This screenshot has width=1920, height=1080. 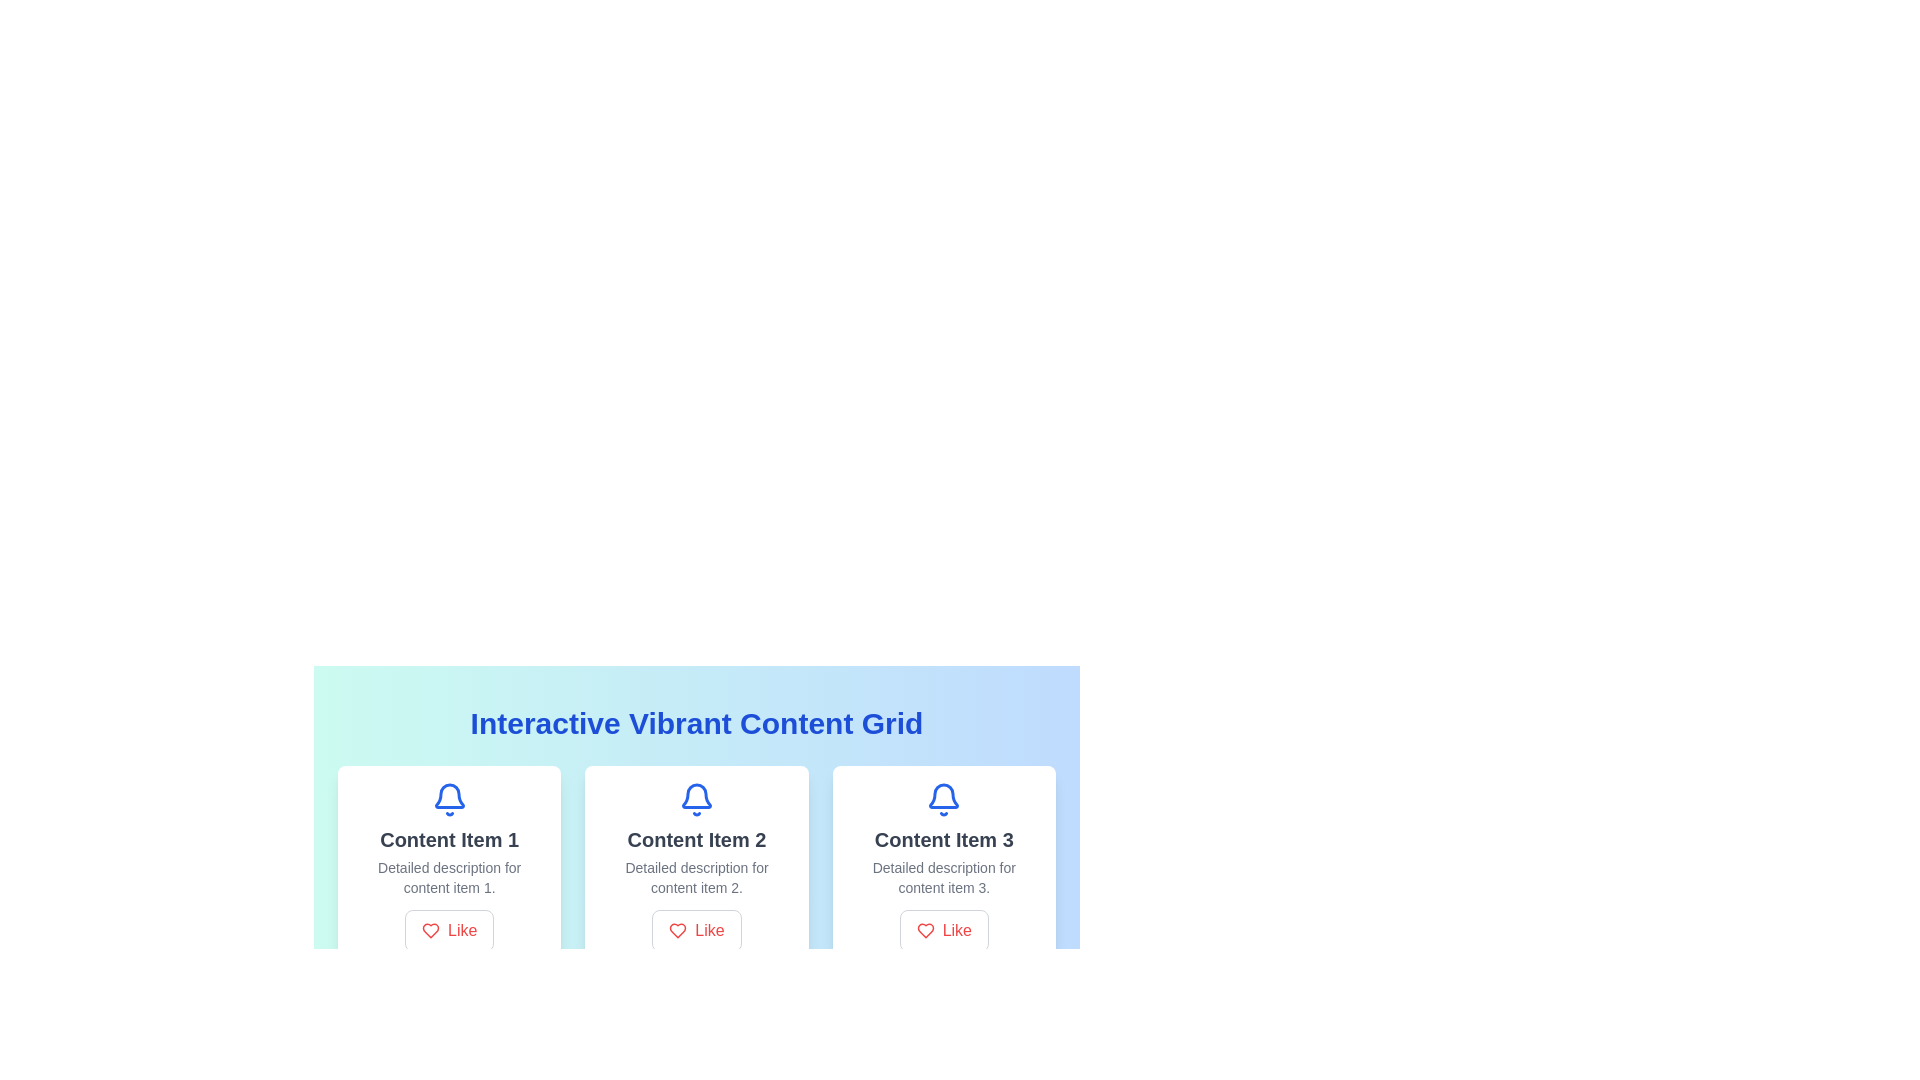 I want to click on the 'Like' button located at the bottom of the middle card ('Content Item 2') to express positive feedback, so click(x=696, y=930).